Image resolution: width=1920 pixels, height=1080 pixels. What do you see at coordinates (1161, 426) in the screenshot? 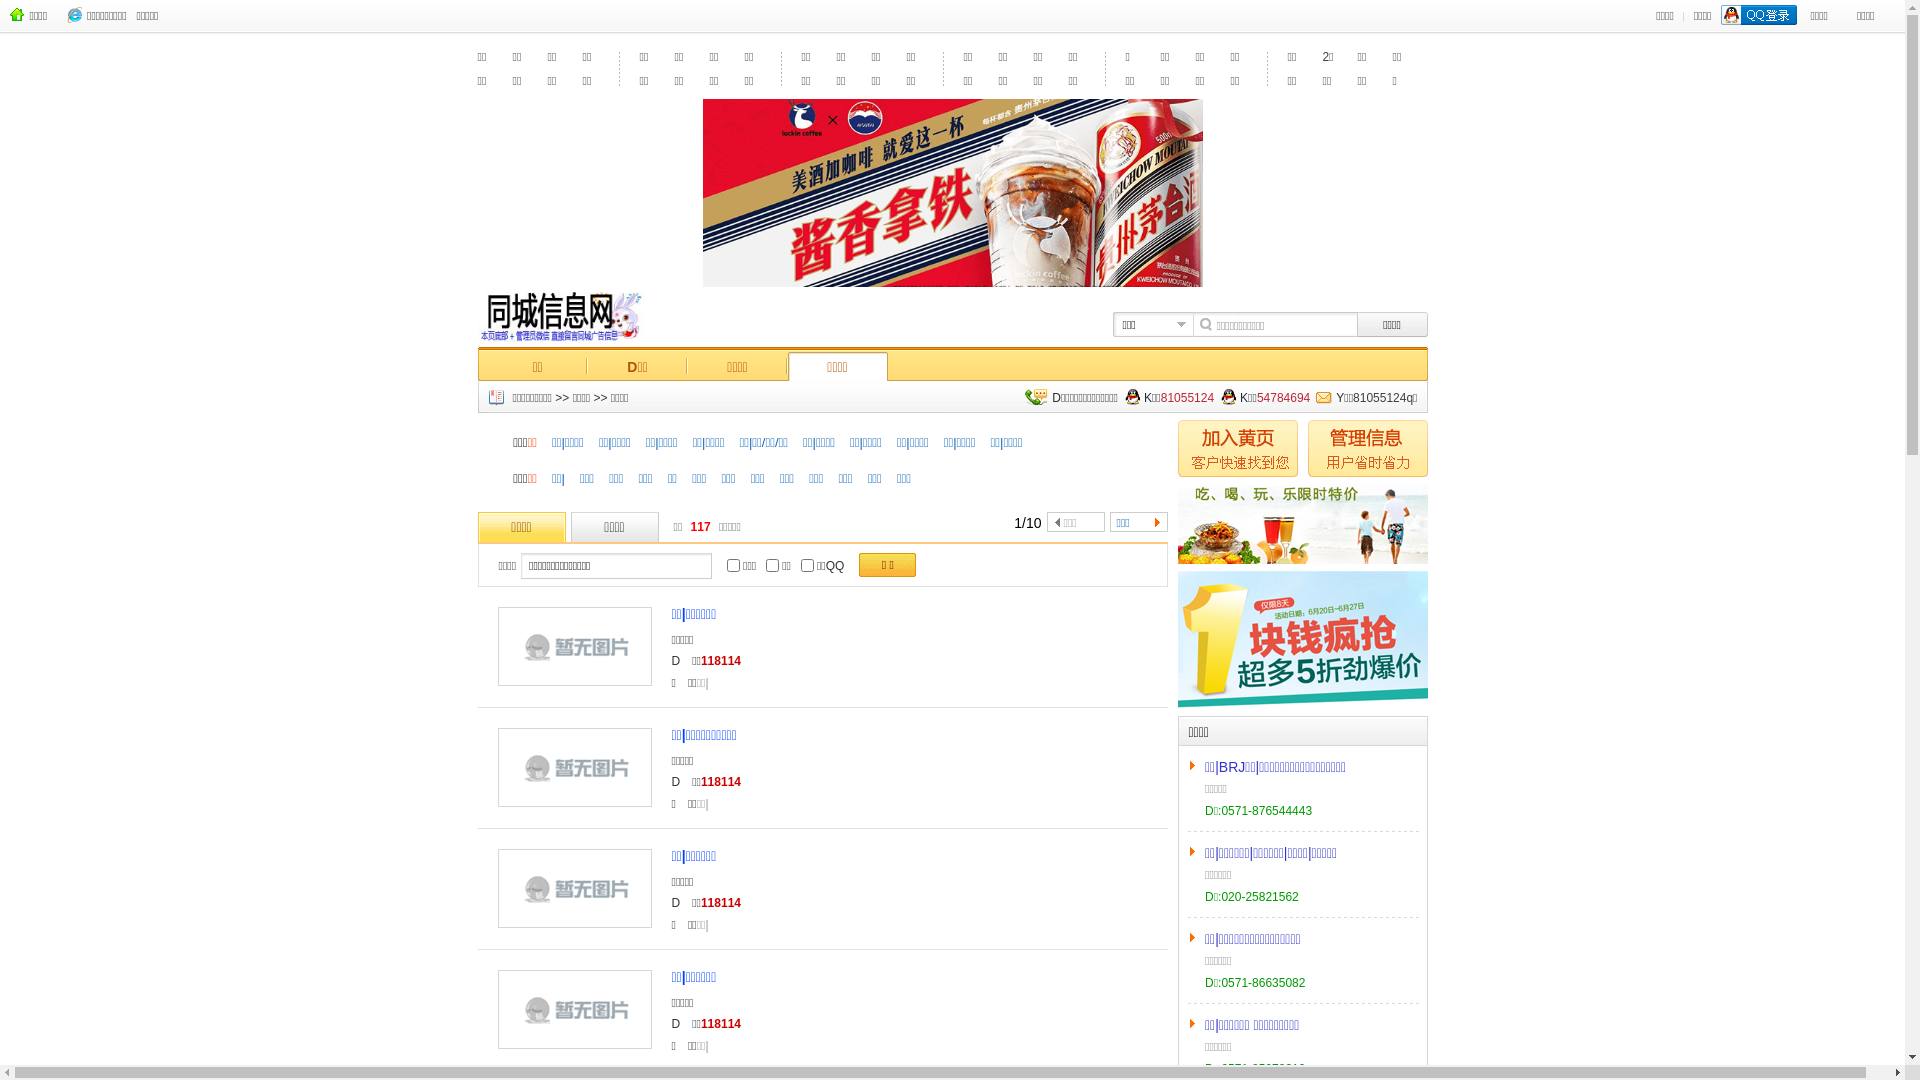
I see `'81055124'` at bounding box center [1161, 426].